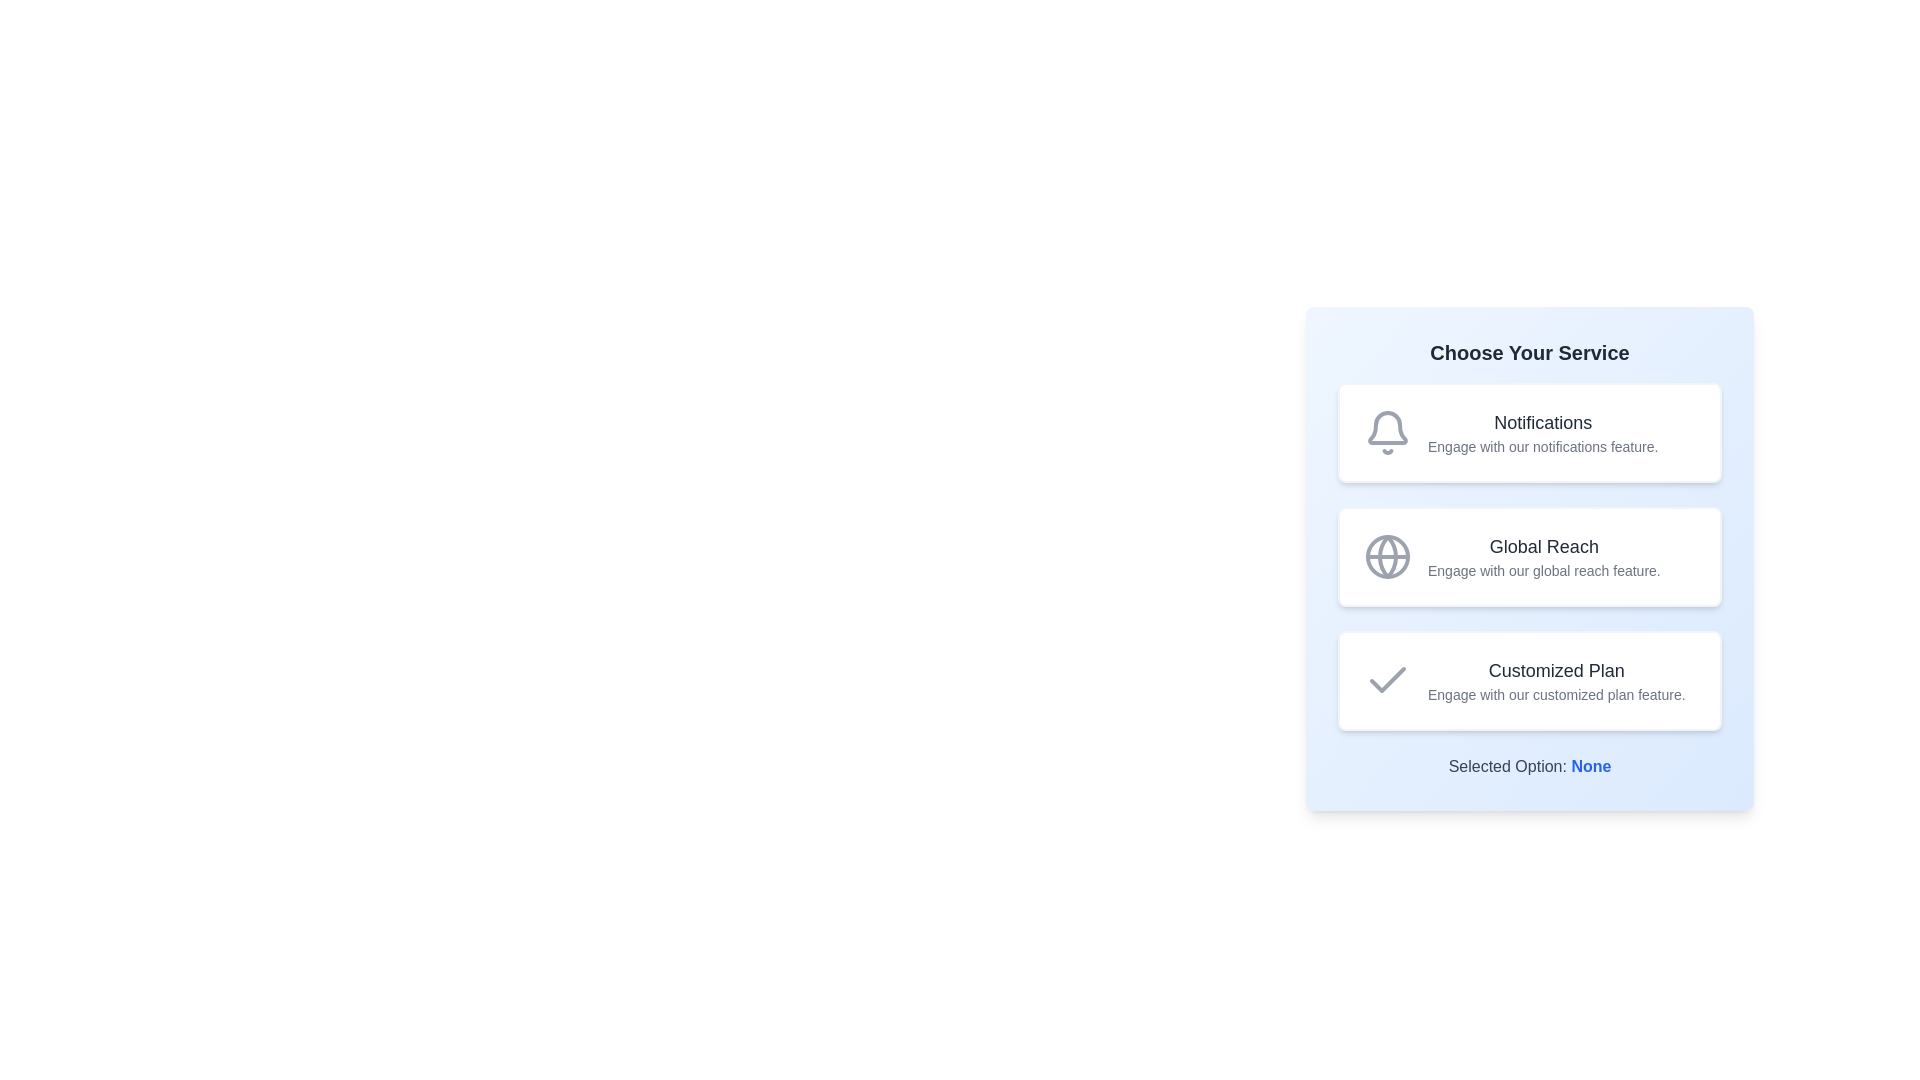 Image resolution: width=1920 pixels, height=1080 pixels. Describe the element at coordinates (1555, 693) in the screenshot. I see `the text label that reads 'Engage with our customized plan feature.', which is styled in a smaller gray font and positioned below the title 'Customized Plan'` at that location.